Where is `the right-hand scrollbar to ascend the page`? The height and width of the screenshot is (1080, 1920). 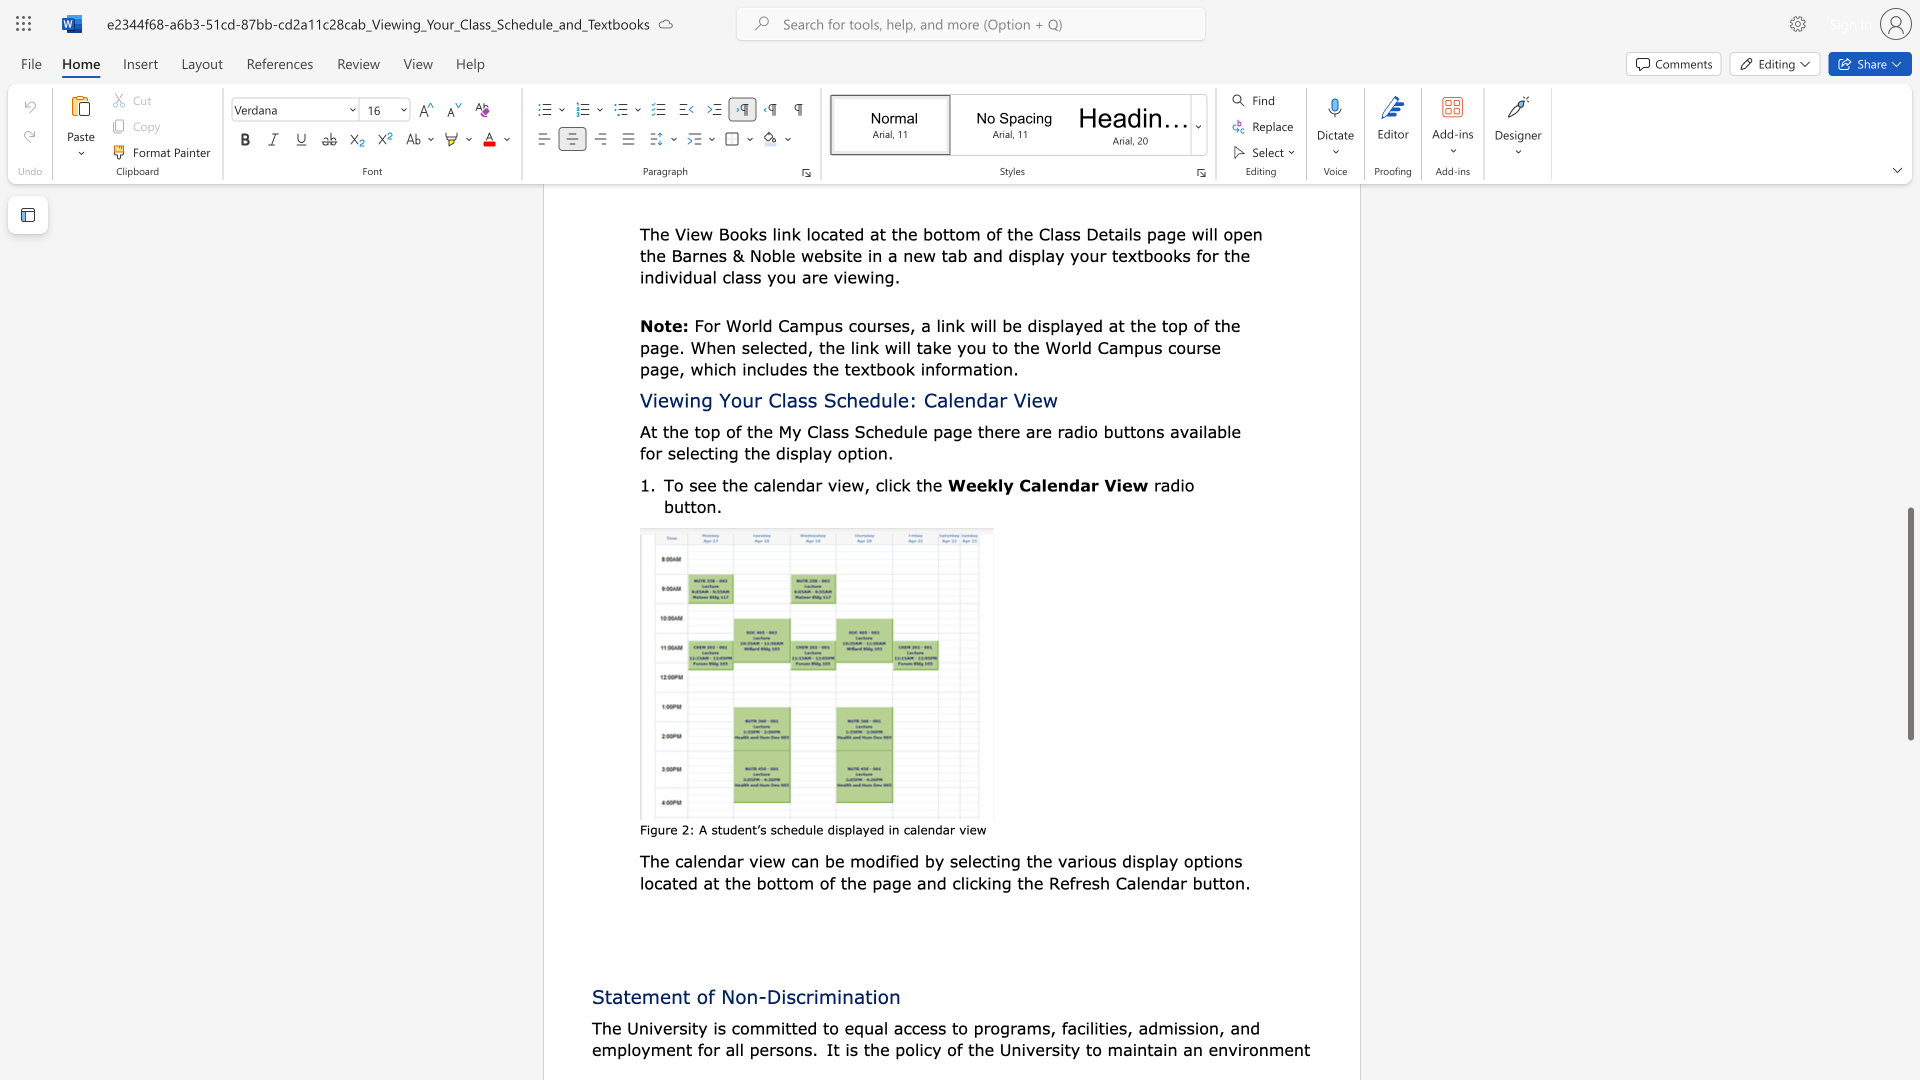 the right-hand scrollbar to ascend the page is located at coordinates (1909, 289).